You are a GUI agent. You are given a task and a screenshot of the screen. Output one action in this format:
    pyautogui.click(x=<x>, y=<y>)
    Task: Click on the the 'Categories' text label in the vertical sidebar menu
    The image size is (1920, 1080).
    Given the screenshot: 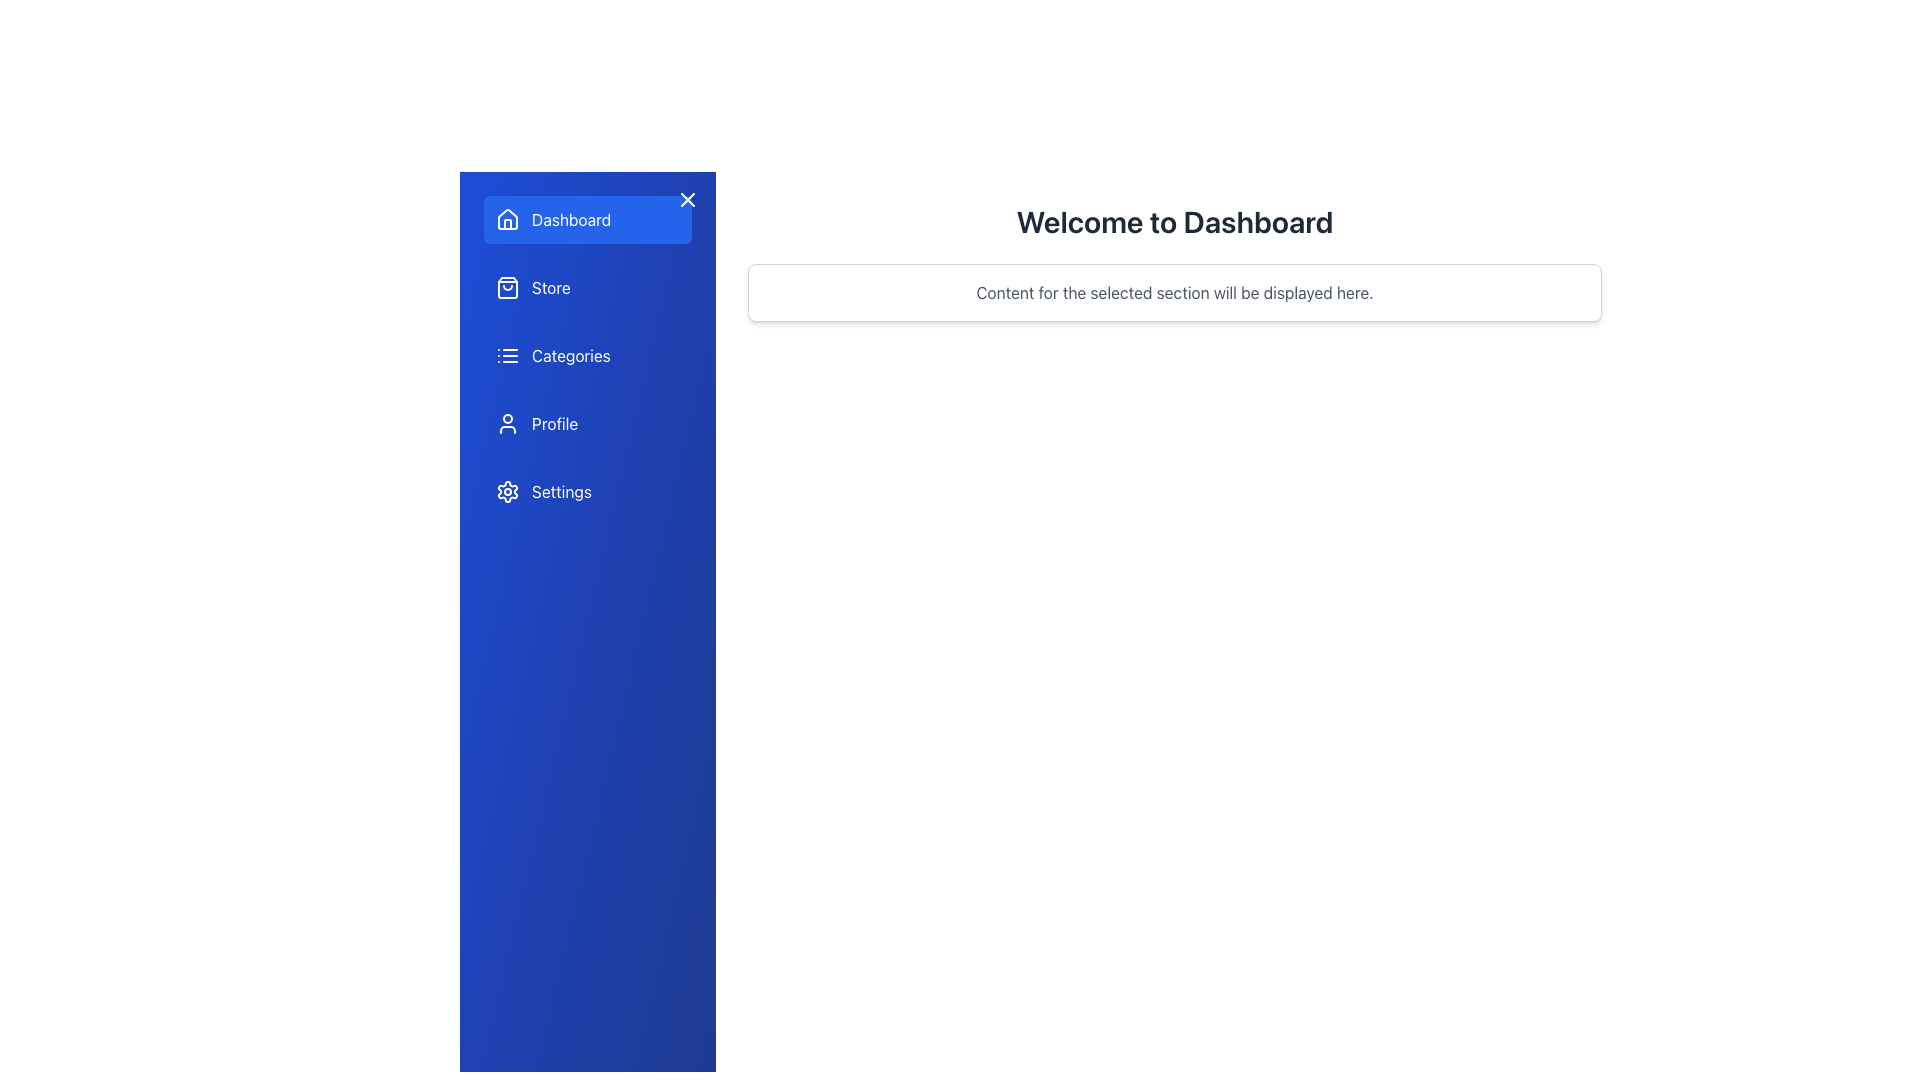 What is the action you would take?
    pyautogui.click(x=570, y=354)
    